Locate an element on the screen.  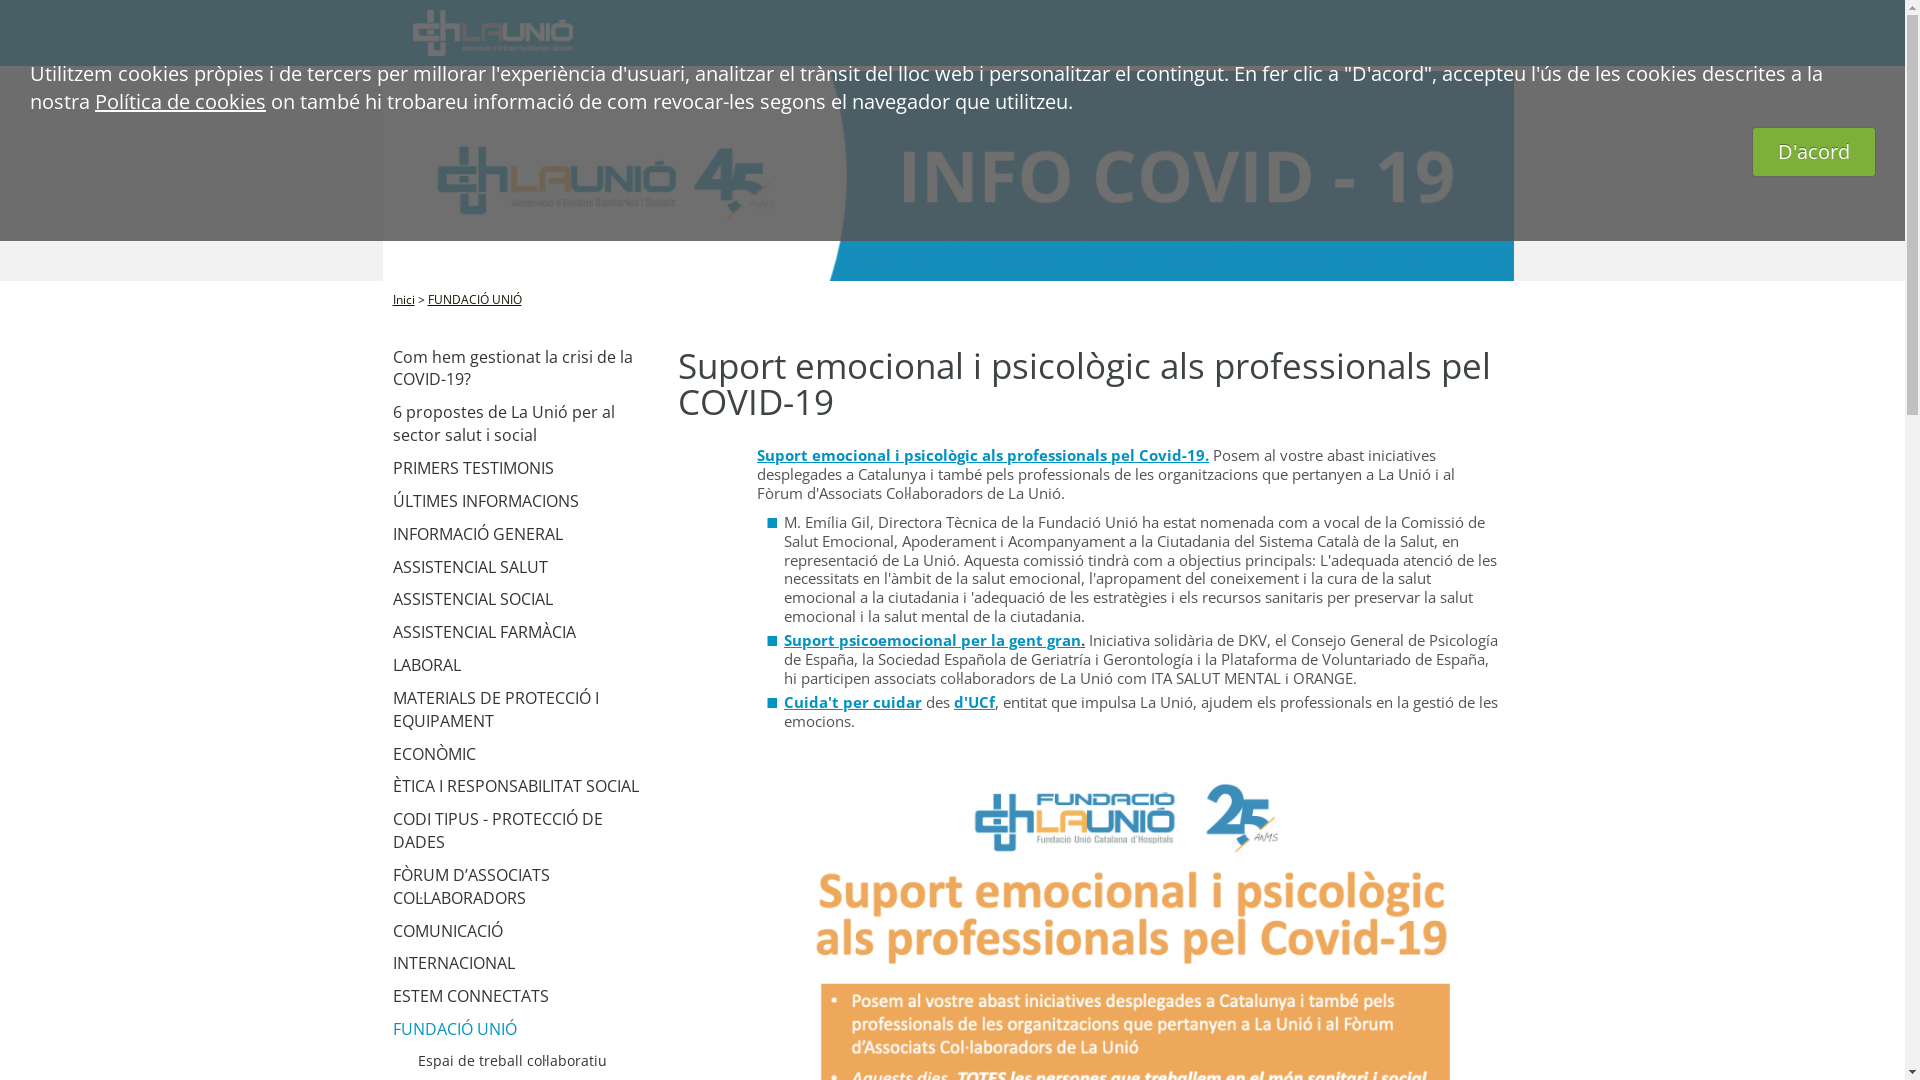
'PRIMERS TESTIMONIS' is located at coordinates (524, 468).